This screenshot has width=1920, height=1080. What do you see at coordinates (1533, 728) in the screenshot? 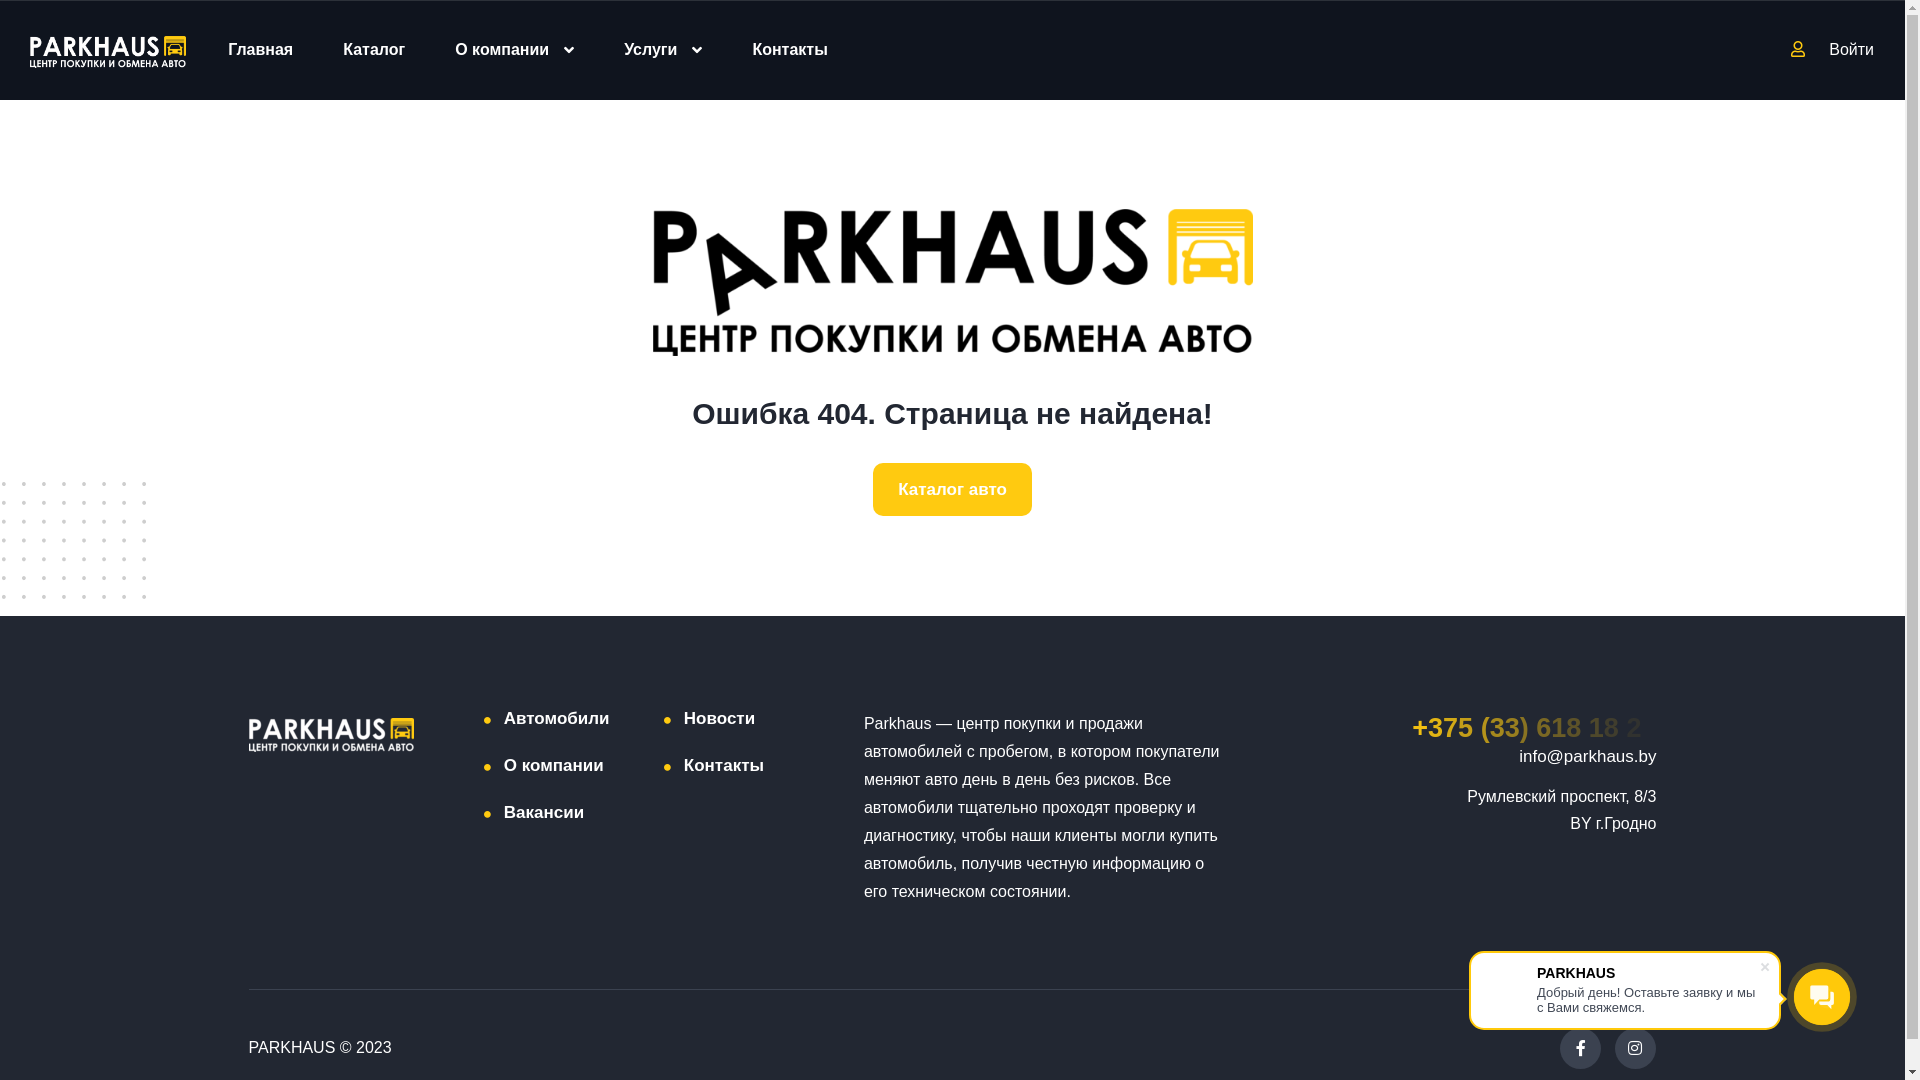
I see `'+375 (33) 618 18 2'` at bounding box center [1533, 728].